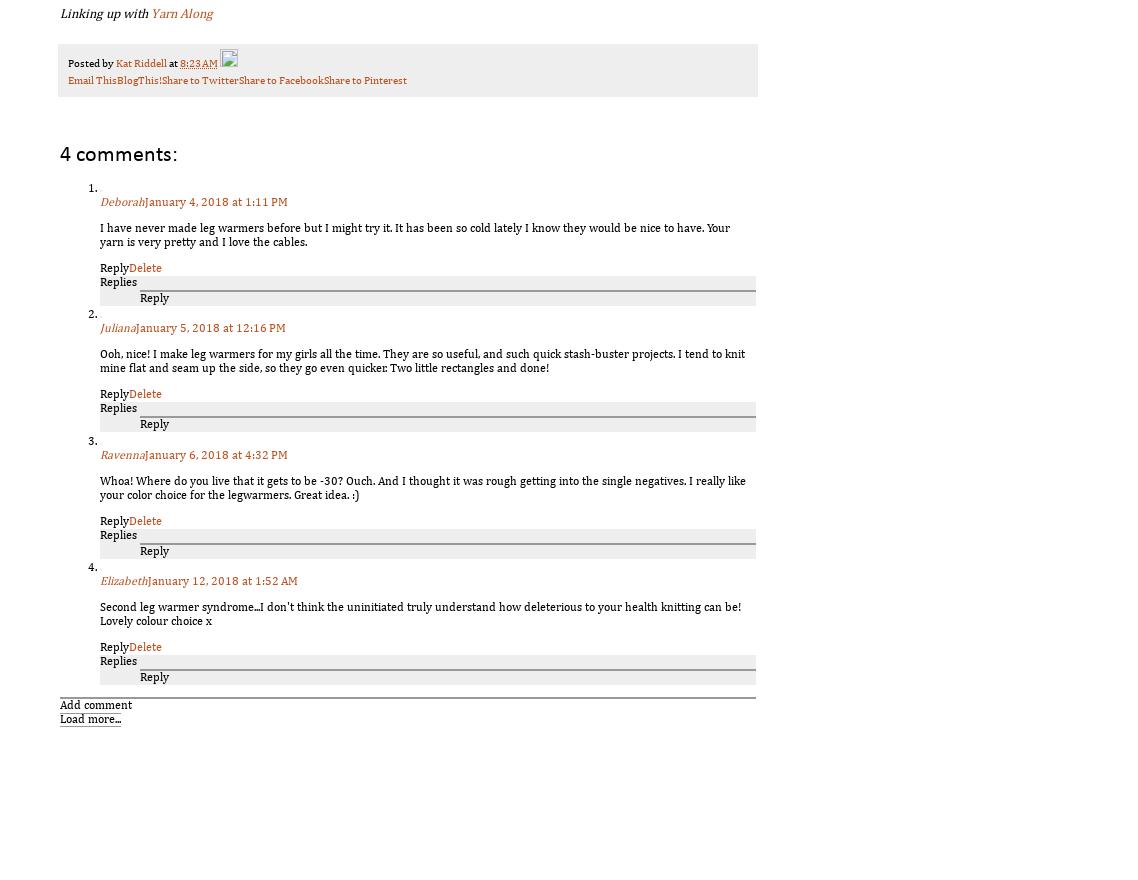  What do you see at coordinates (281, 79) in the screenshot?
I see `'Share to Facebook'` at bounding box center [281, 79].